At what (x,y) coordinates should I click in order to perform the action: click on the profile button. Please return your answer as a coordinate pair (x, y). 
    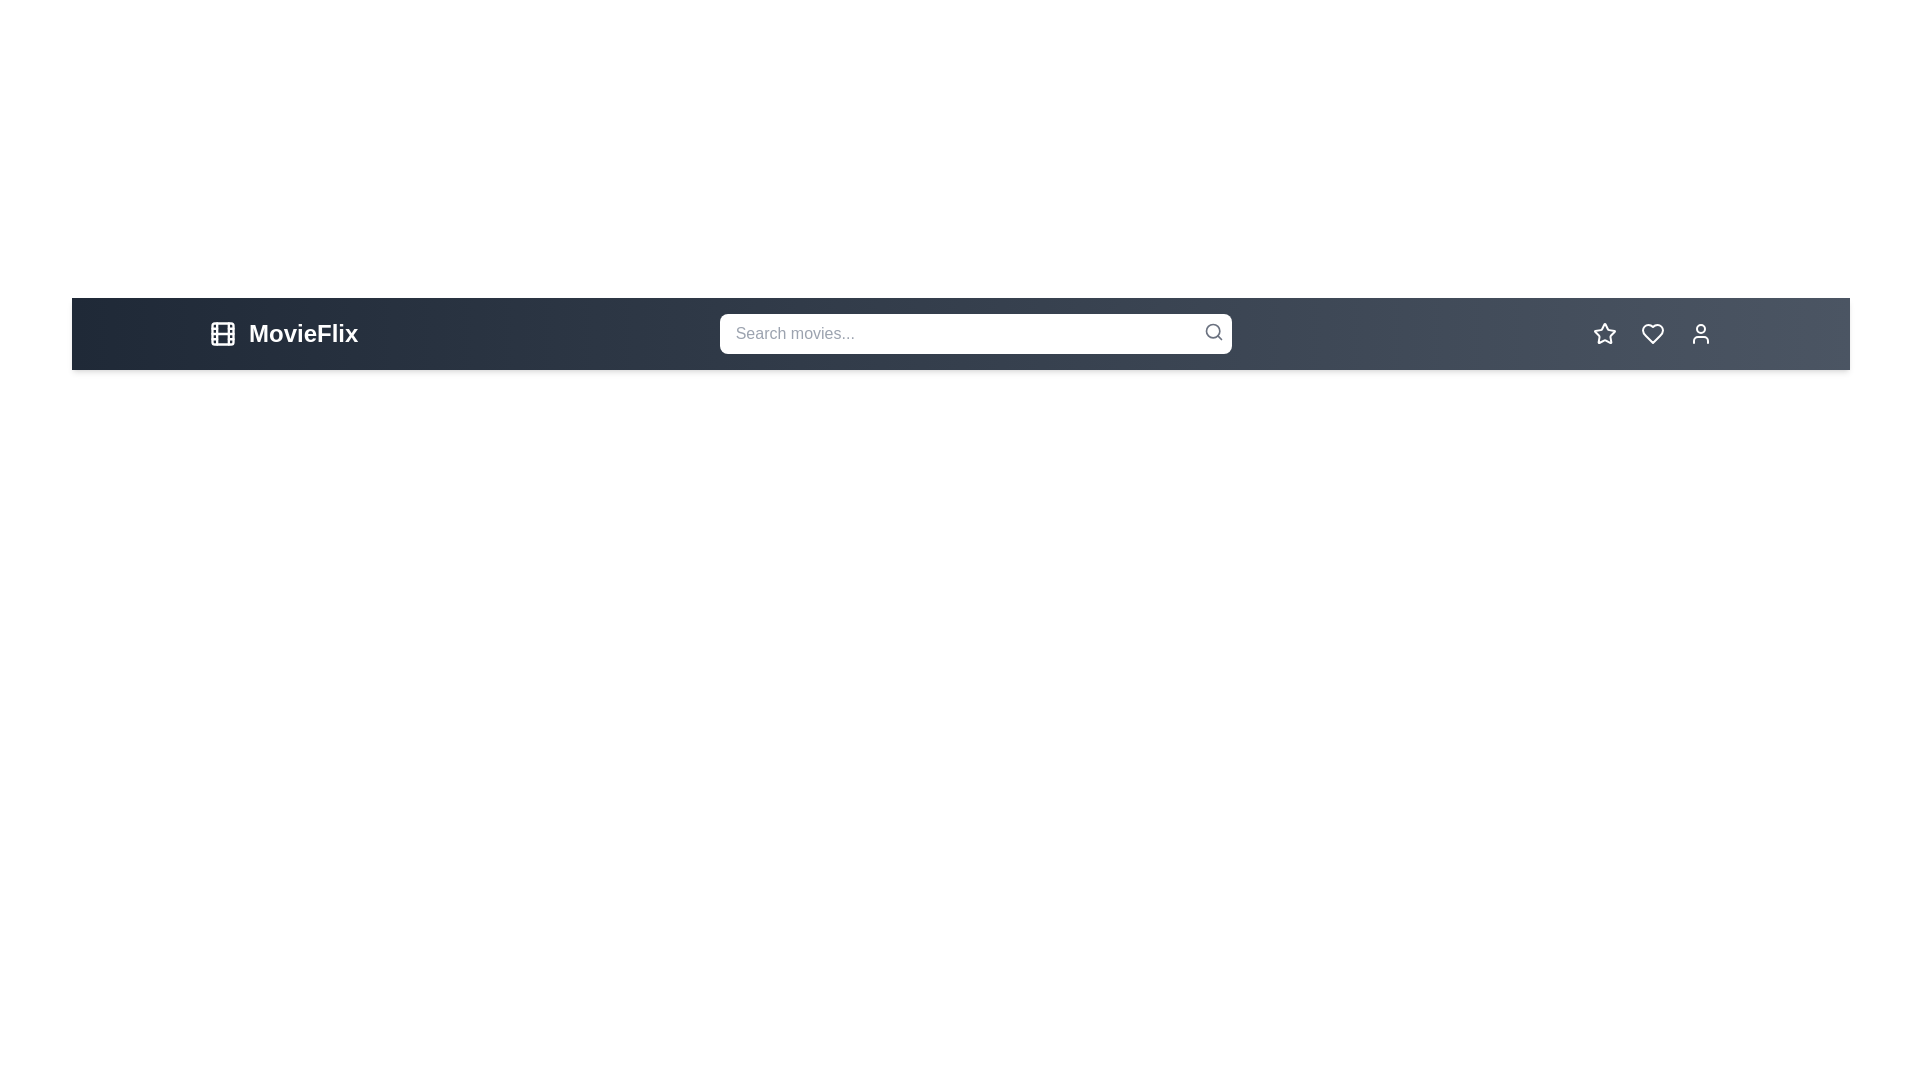
    Looking at the image, I should click on (1699, 333).